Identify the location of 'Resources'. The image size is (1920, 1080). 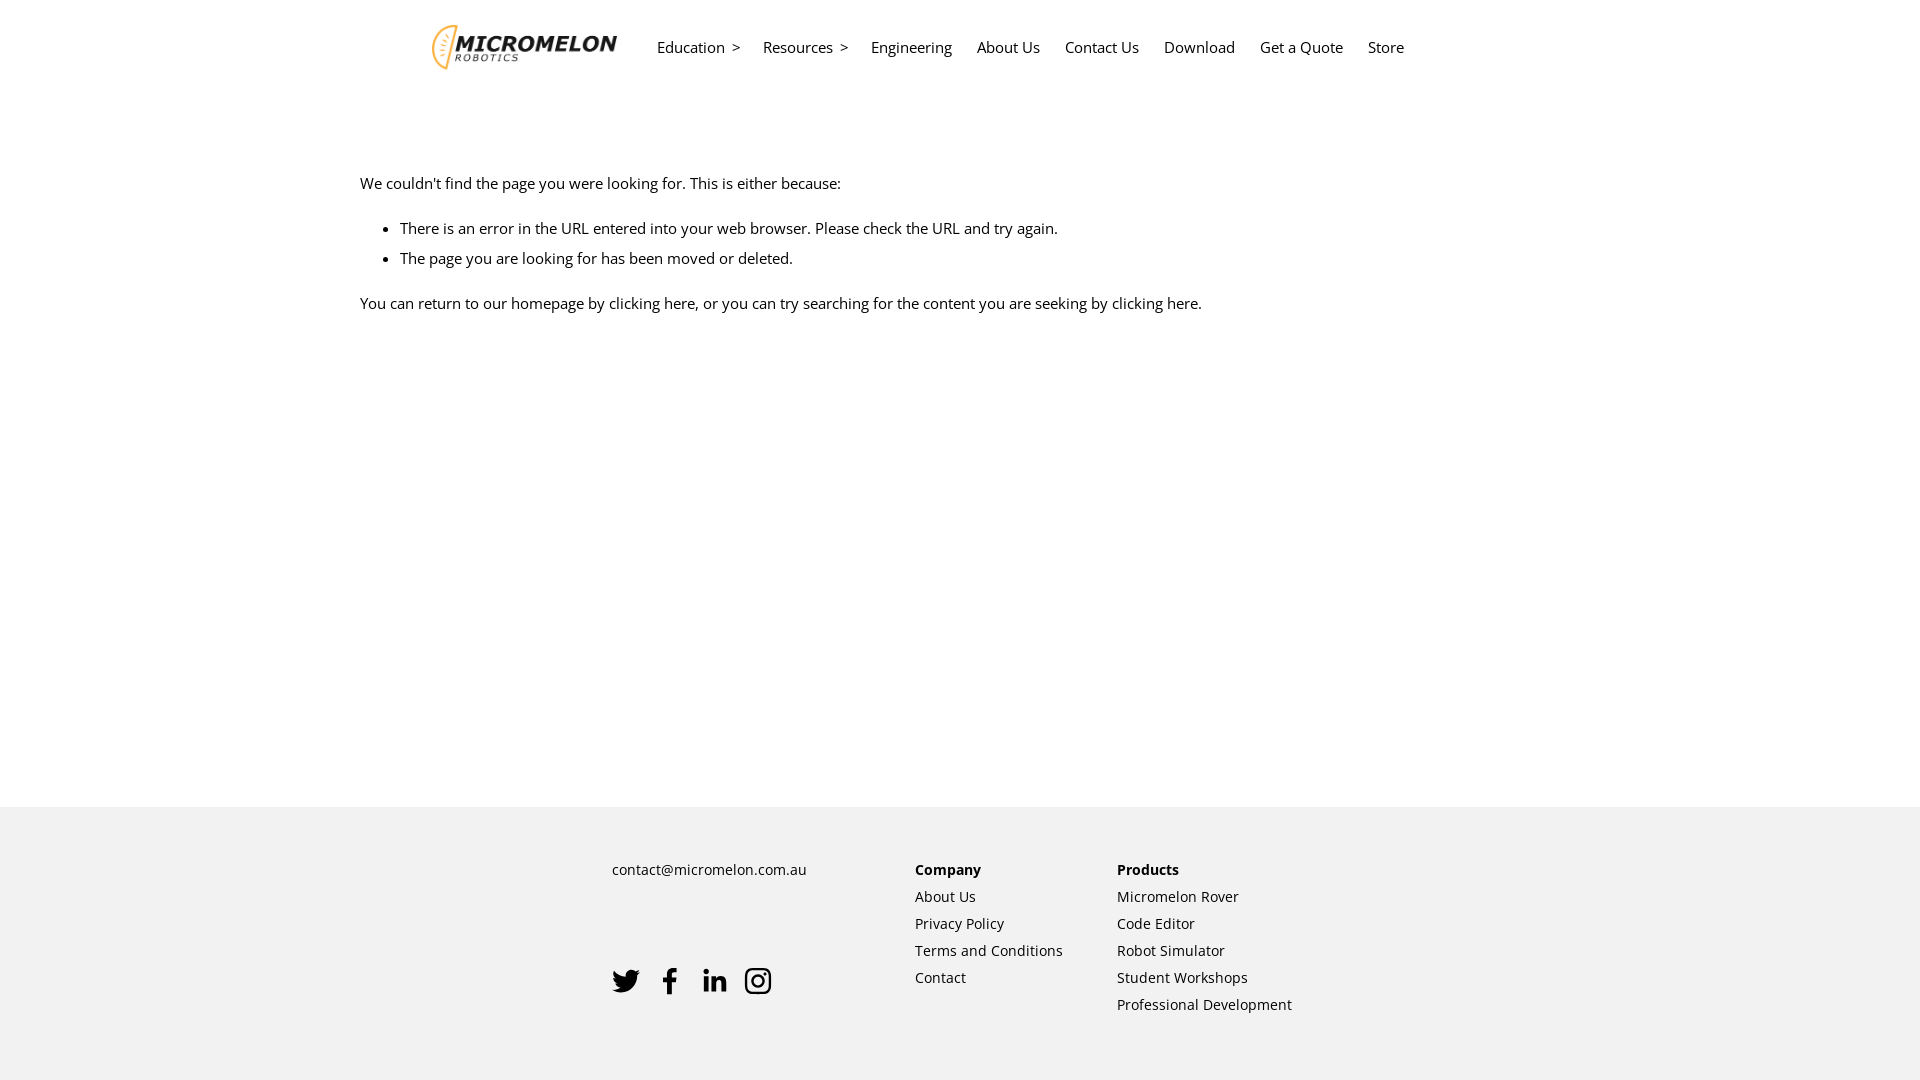
(806, 46).